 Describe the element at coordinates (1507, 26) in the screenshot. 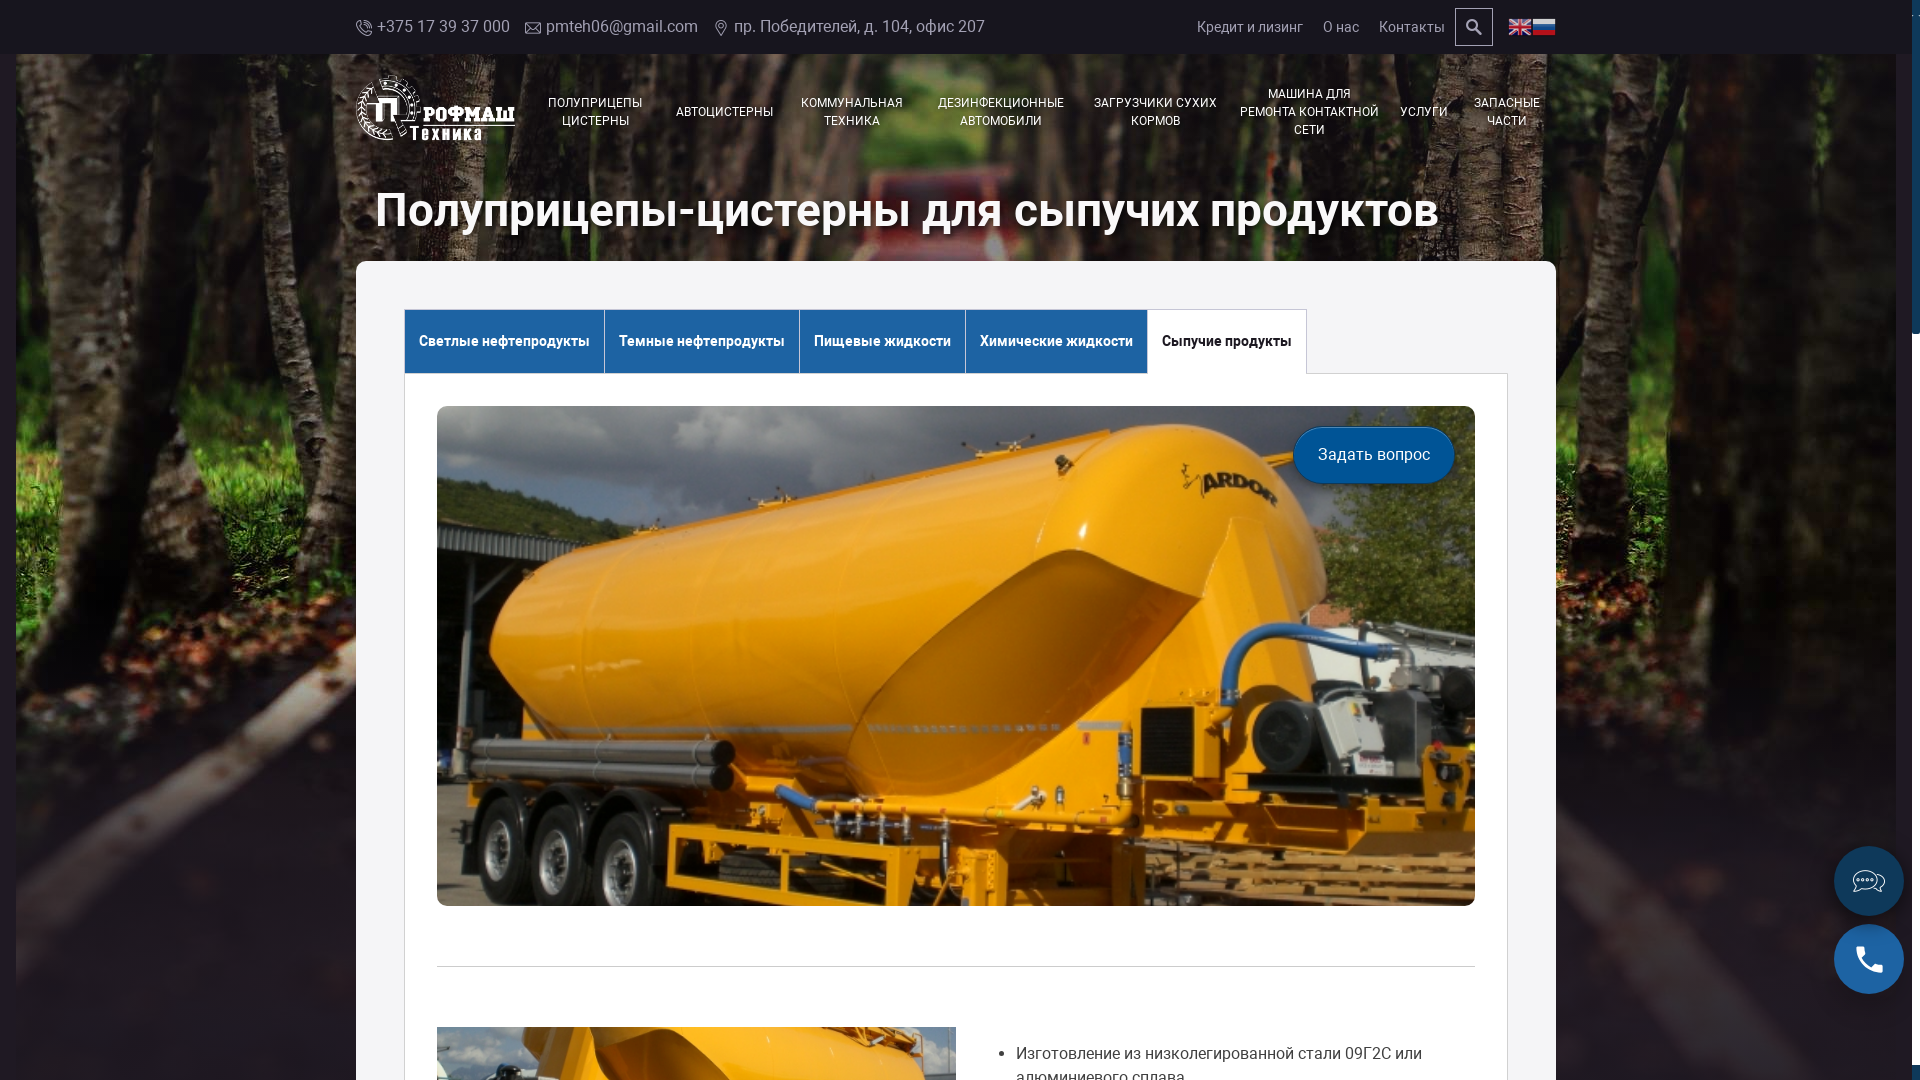

I see `'English'` at that location.